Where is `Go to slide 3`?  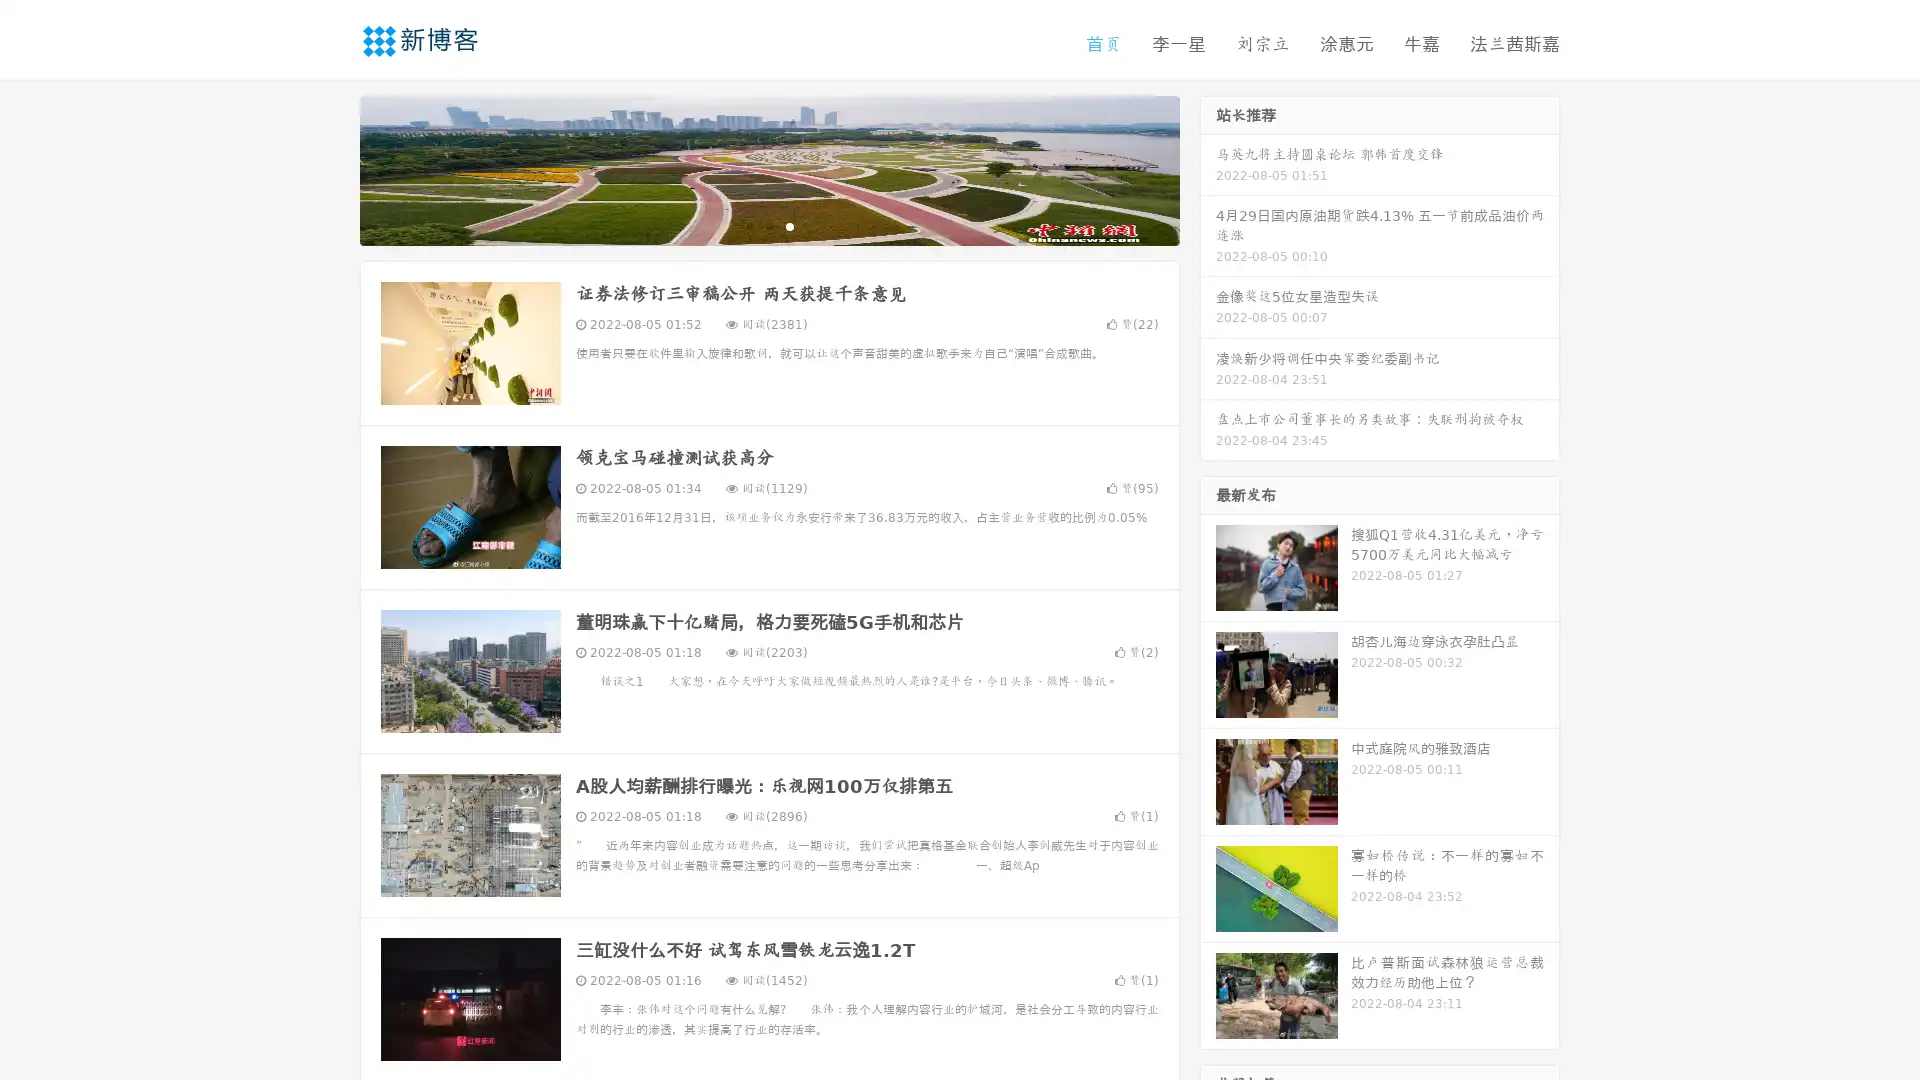
Go to slide 3 is located at coordinates (789, 225).